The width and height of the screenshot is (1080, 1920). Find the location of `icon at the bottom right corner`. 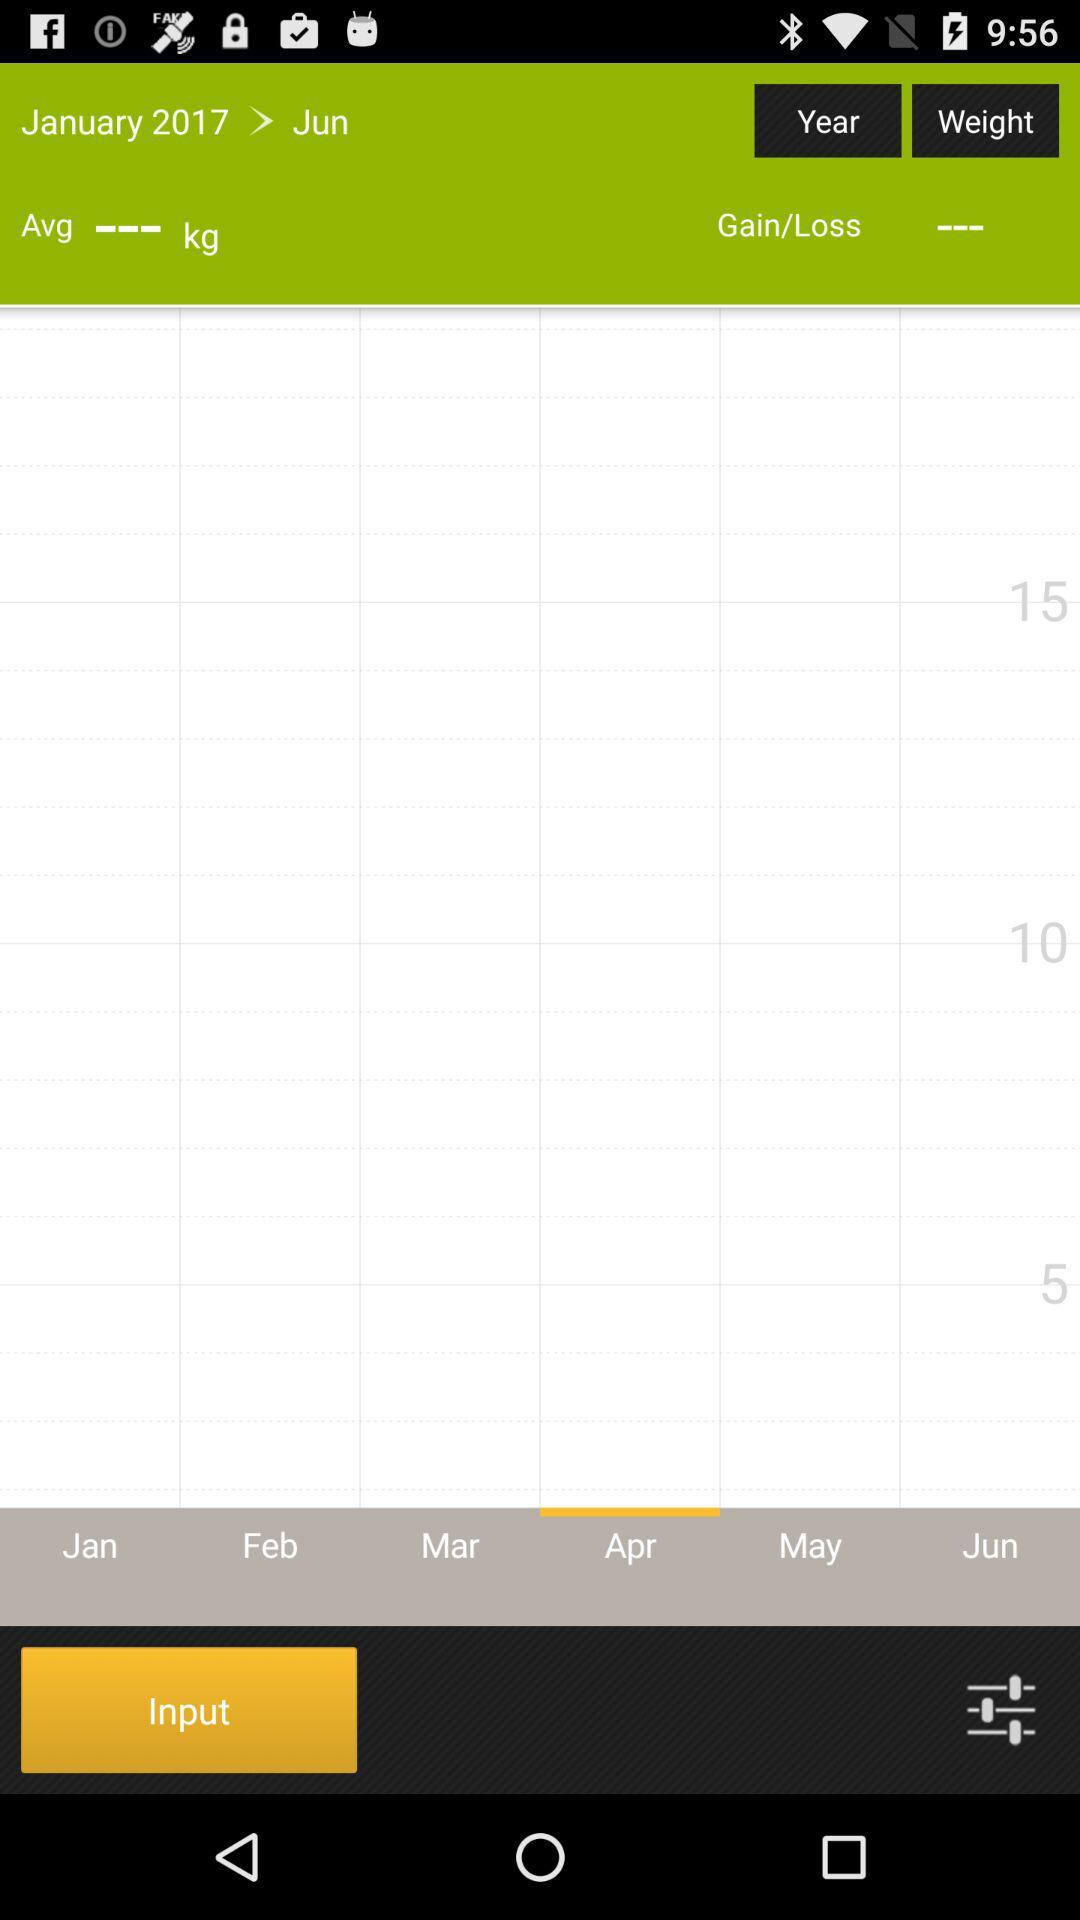

icon at the bottom right corner is located at coordinates (1001, 1708).